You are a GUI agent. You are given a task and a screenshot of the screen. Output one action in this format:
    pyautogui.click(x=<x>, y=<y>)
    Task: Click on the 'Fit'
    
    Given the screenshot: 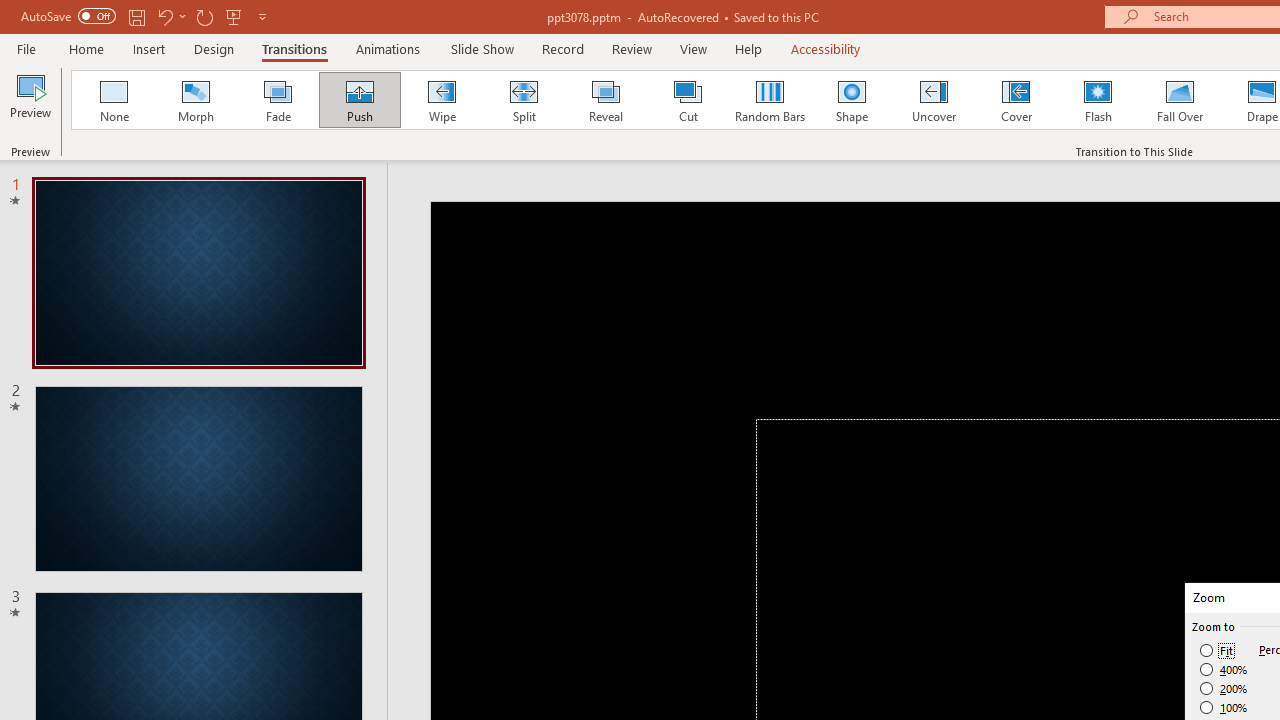 What is the action you would take?
    pyautogui.click(x=1216, y=650)
    